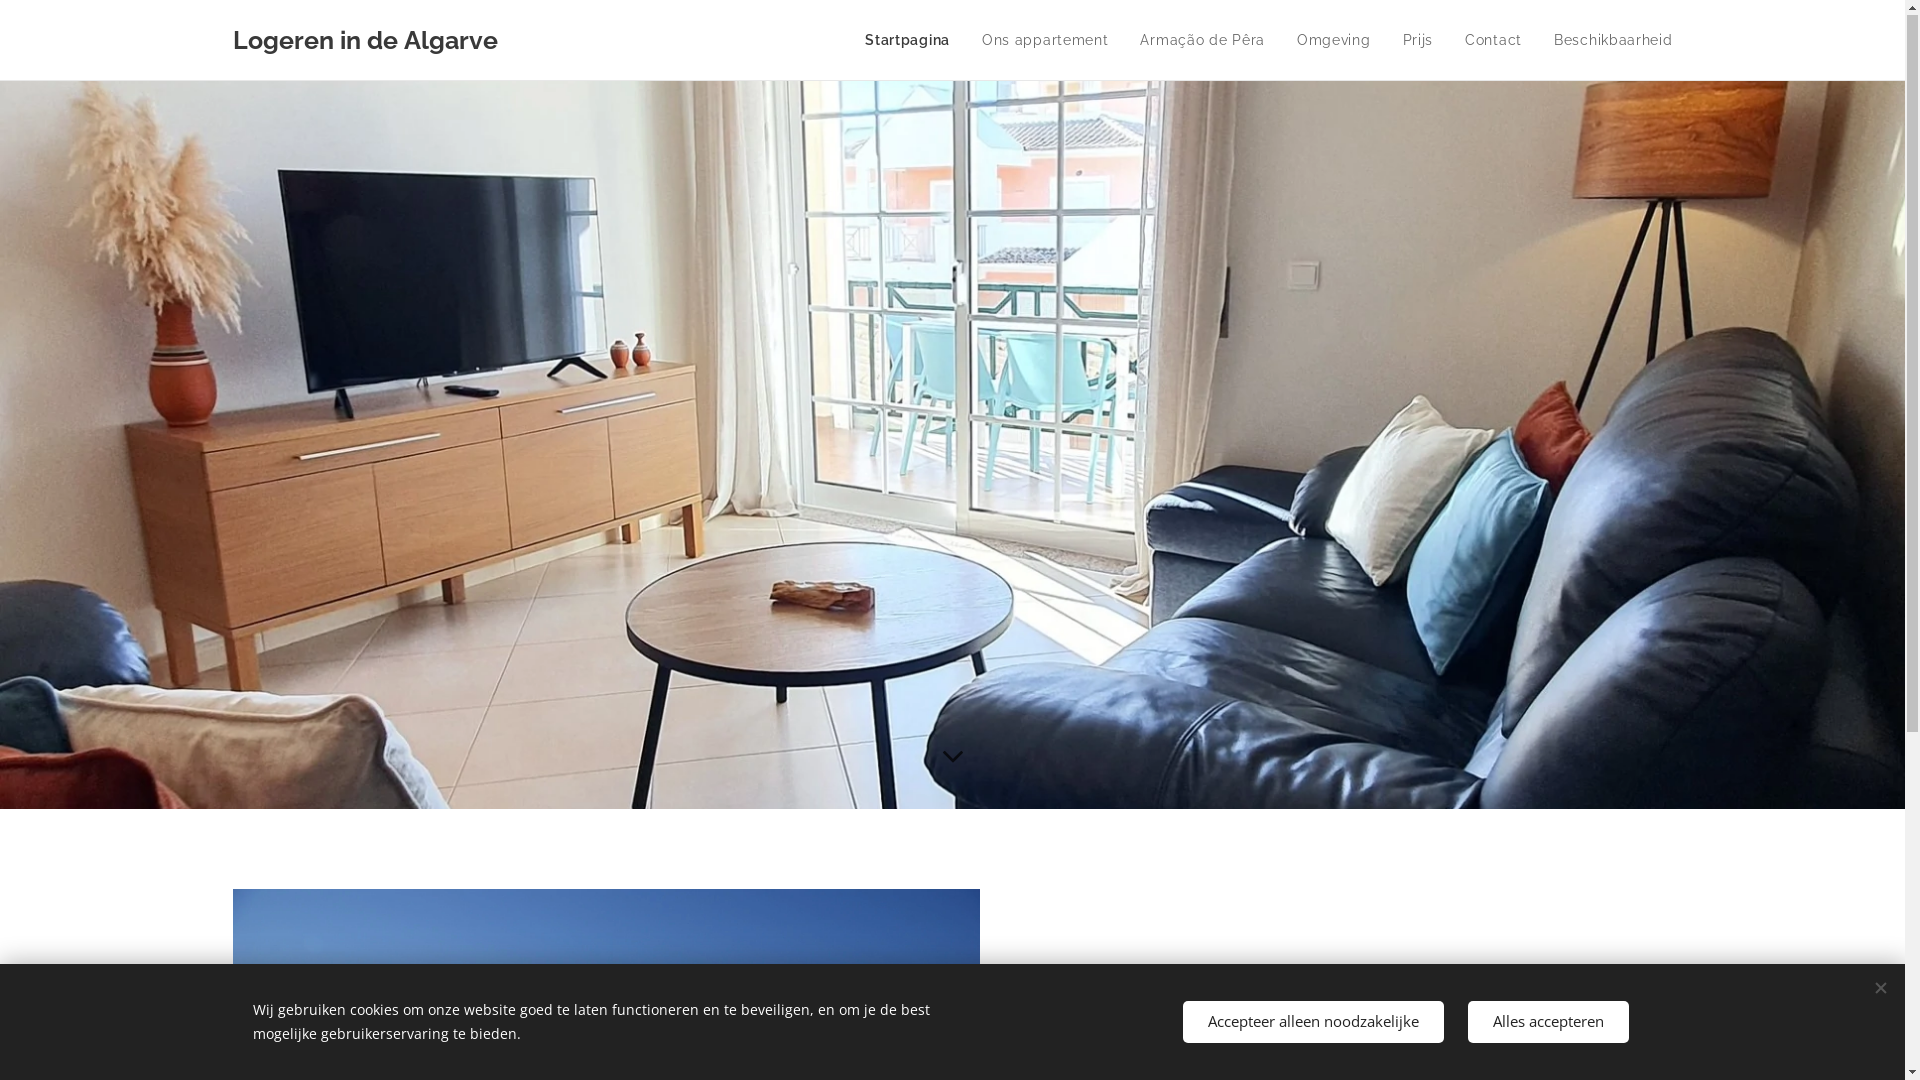 The height and width of the screenshot is (1080, 1920). Describe the element at coordinates (1536, 41) in the screenshot. I see `'Beschikbaarheid'` at that location.